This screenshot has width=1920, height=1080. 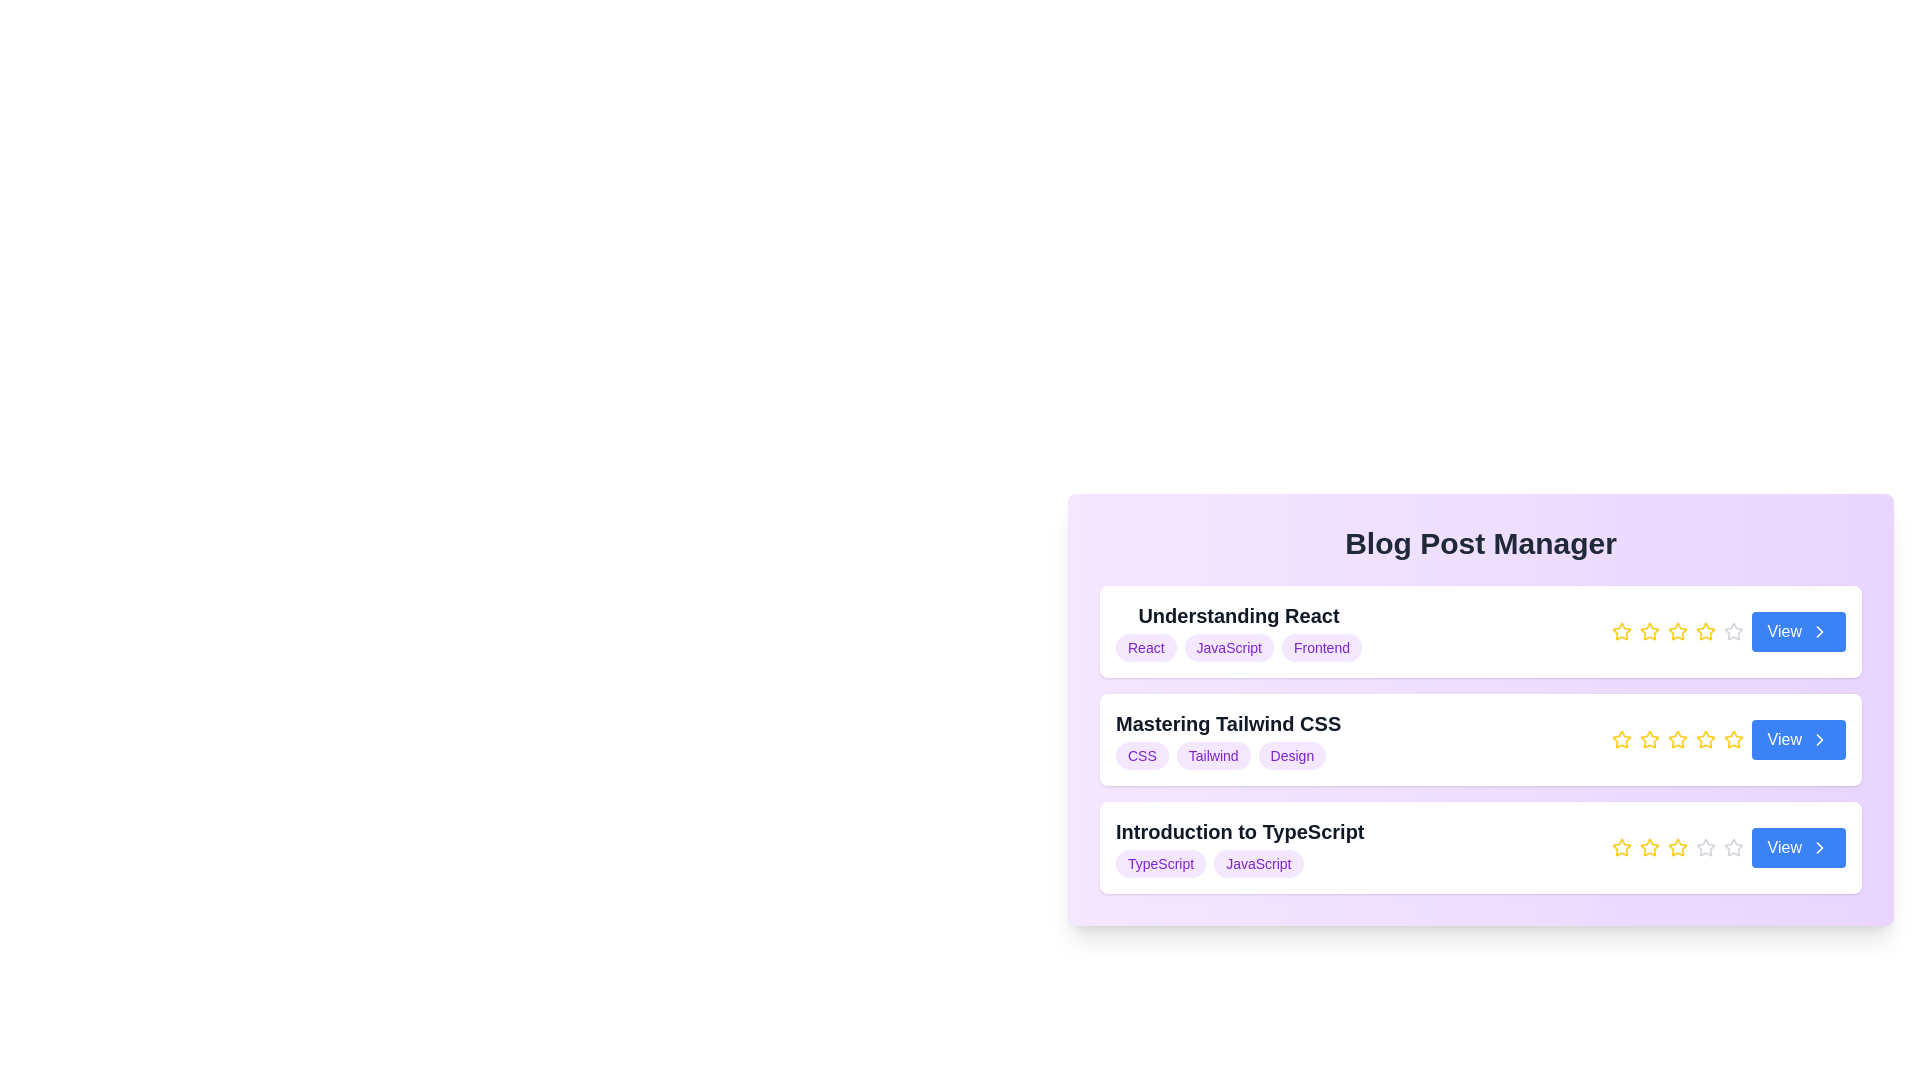 What do you see at coordinates (1732, 739) in the screenshot?
I see `the fourth star icon in the five-star rating system beside the 'Mastering Tailwind CSS' list item to trigger tooltip or visual feedback` at bounding box center [1732, 739].